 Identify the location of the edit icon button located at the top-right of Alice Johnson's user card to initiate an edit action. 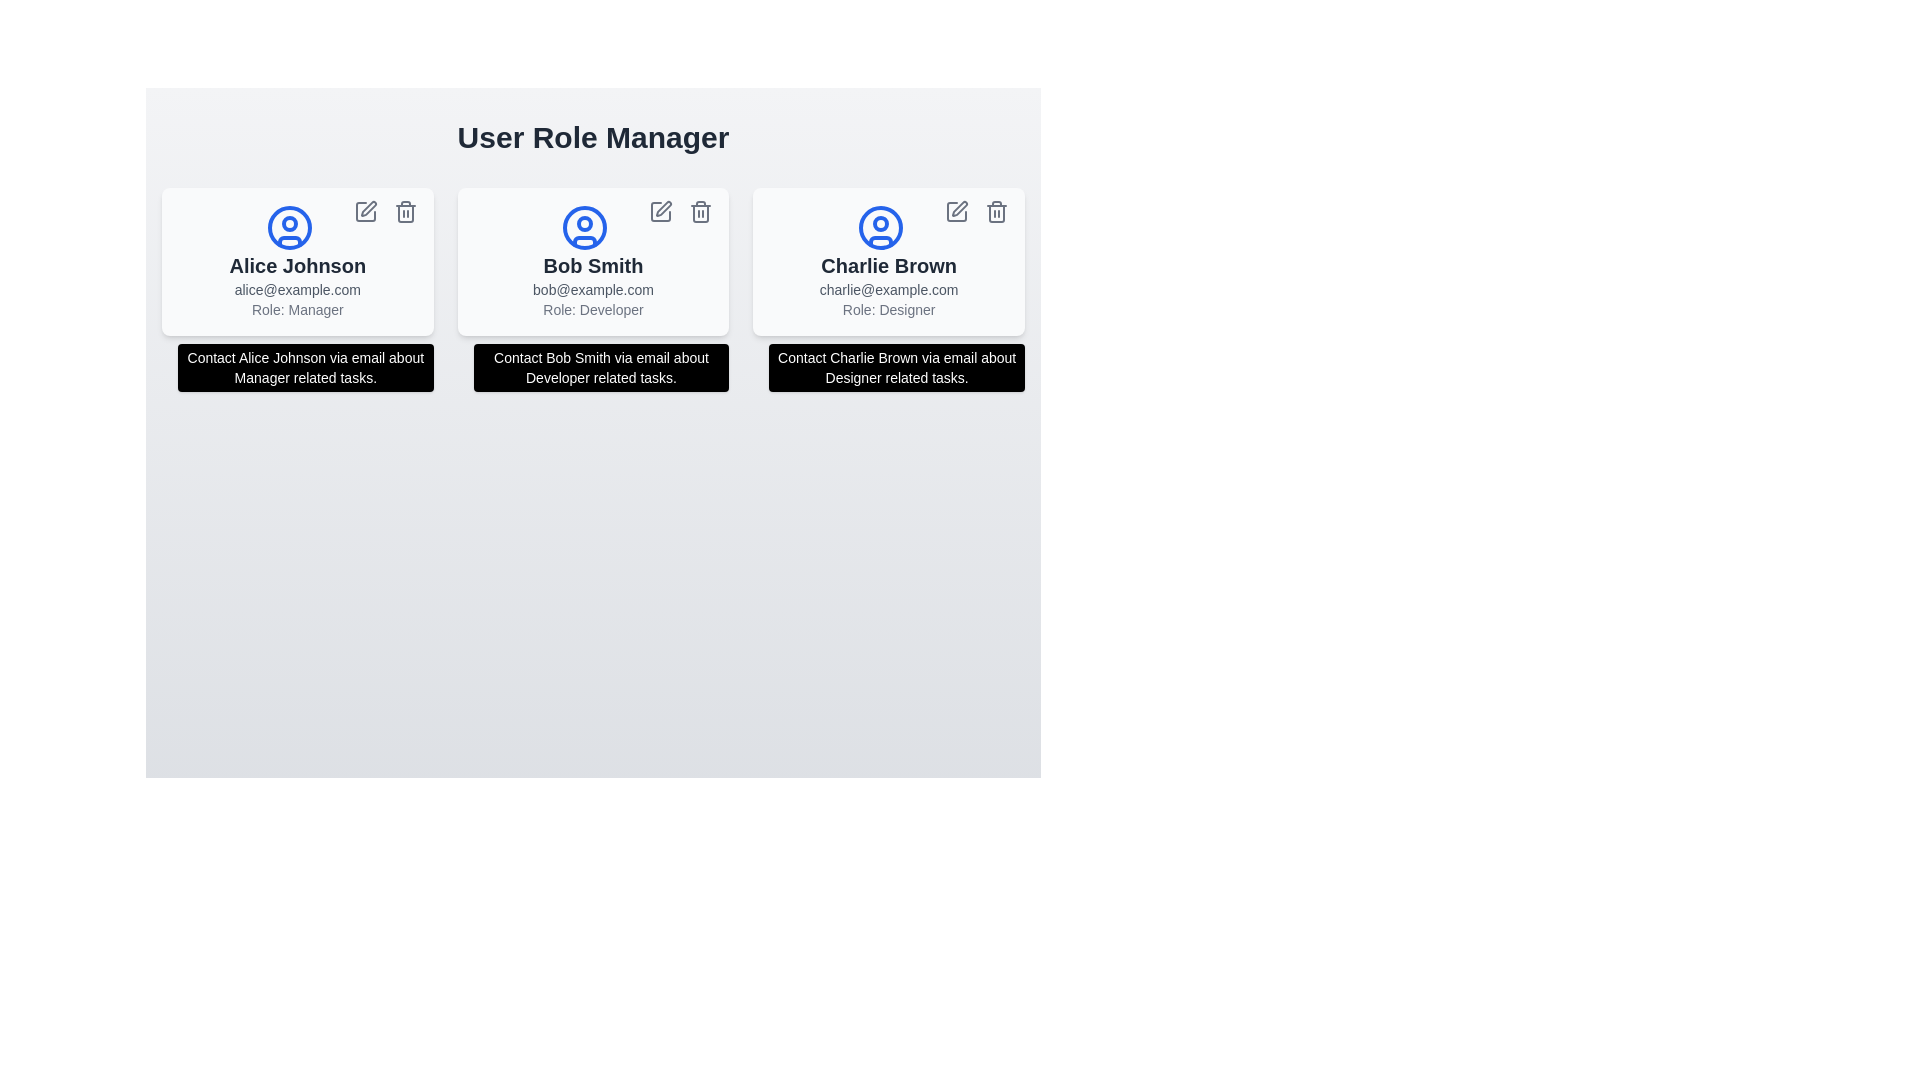
(368, 208).